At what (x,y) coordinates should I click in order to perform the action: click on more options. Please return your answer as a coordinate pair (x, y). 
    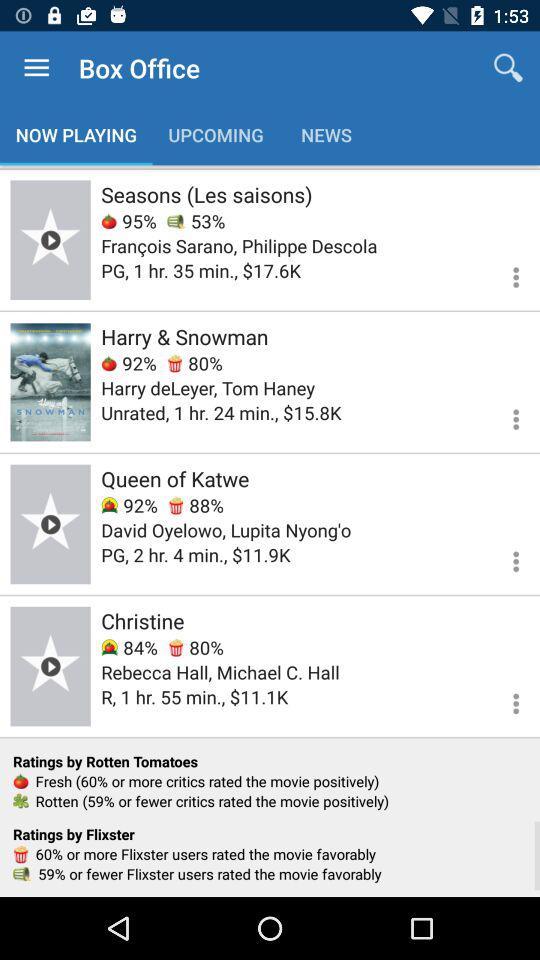
    Looking at the image, I should click on (503, 558).